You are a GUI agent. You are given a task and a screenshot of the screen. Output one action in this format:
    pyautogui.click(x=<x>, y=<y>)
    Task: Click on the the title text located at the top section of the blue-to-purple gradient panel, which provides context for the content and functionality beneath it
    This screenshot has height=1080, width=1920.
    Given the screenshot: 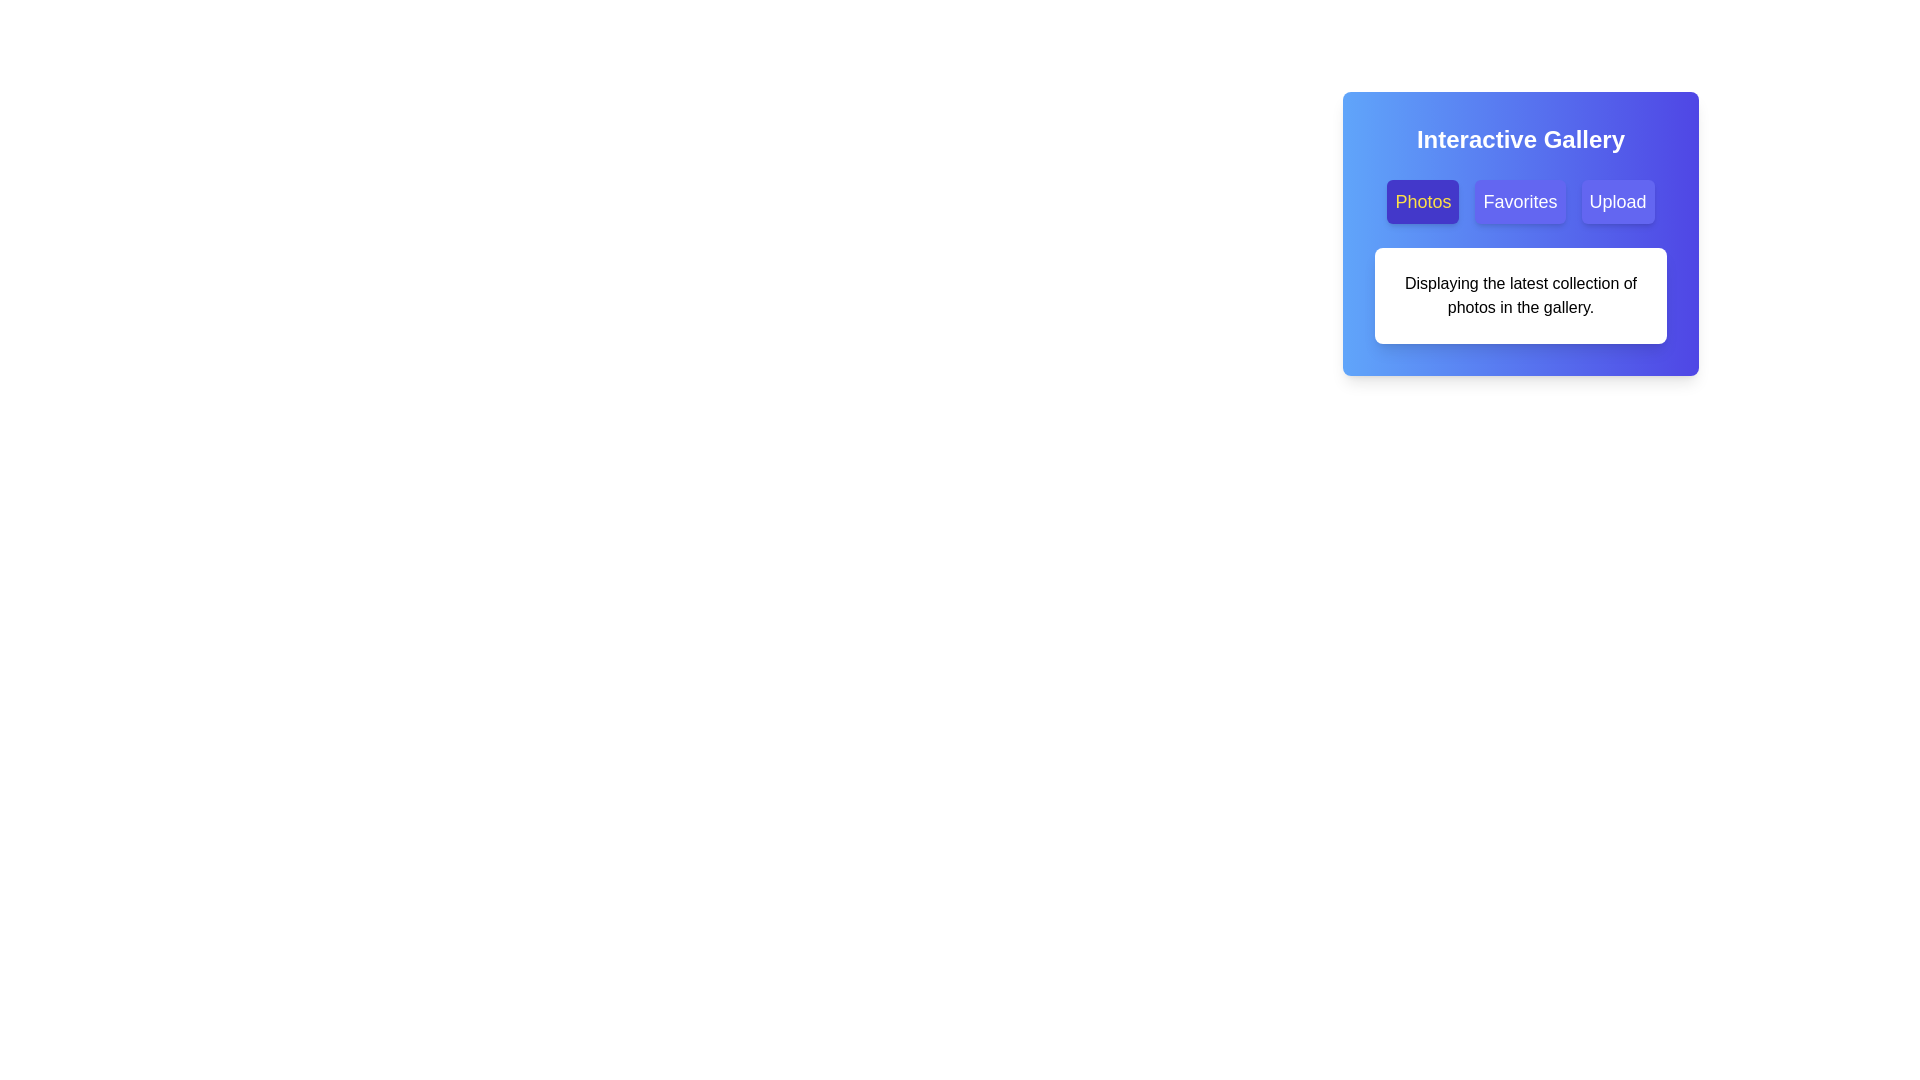 What is the action you would take?
    pyautogui.click(x=1520, y=138)
    